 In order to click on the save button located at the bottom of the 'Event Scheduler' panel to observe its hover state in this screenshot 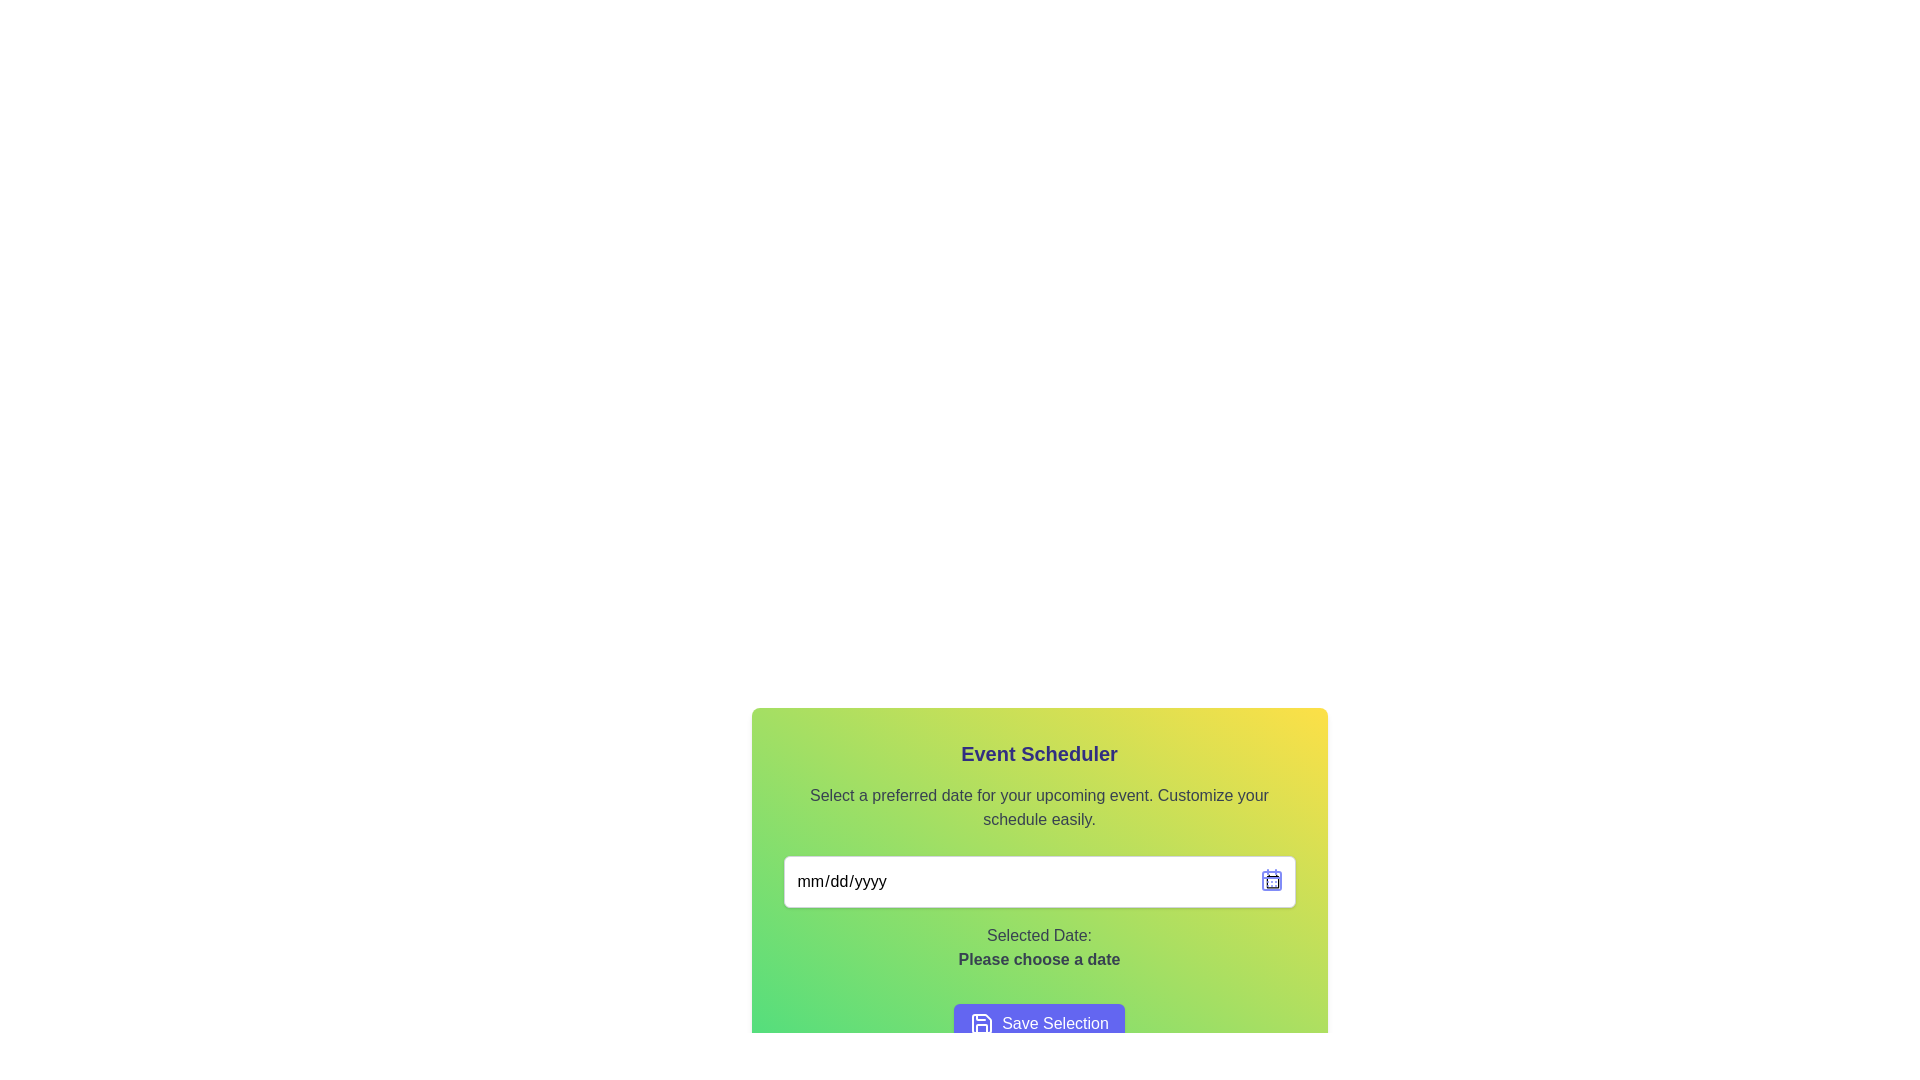, I will do `click(1039, 1023)`.